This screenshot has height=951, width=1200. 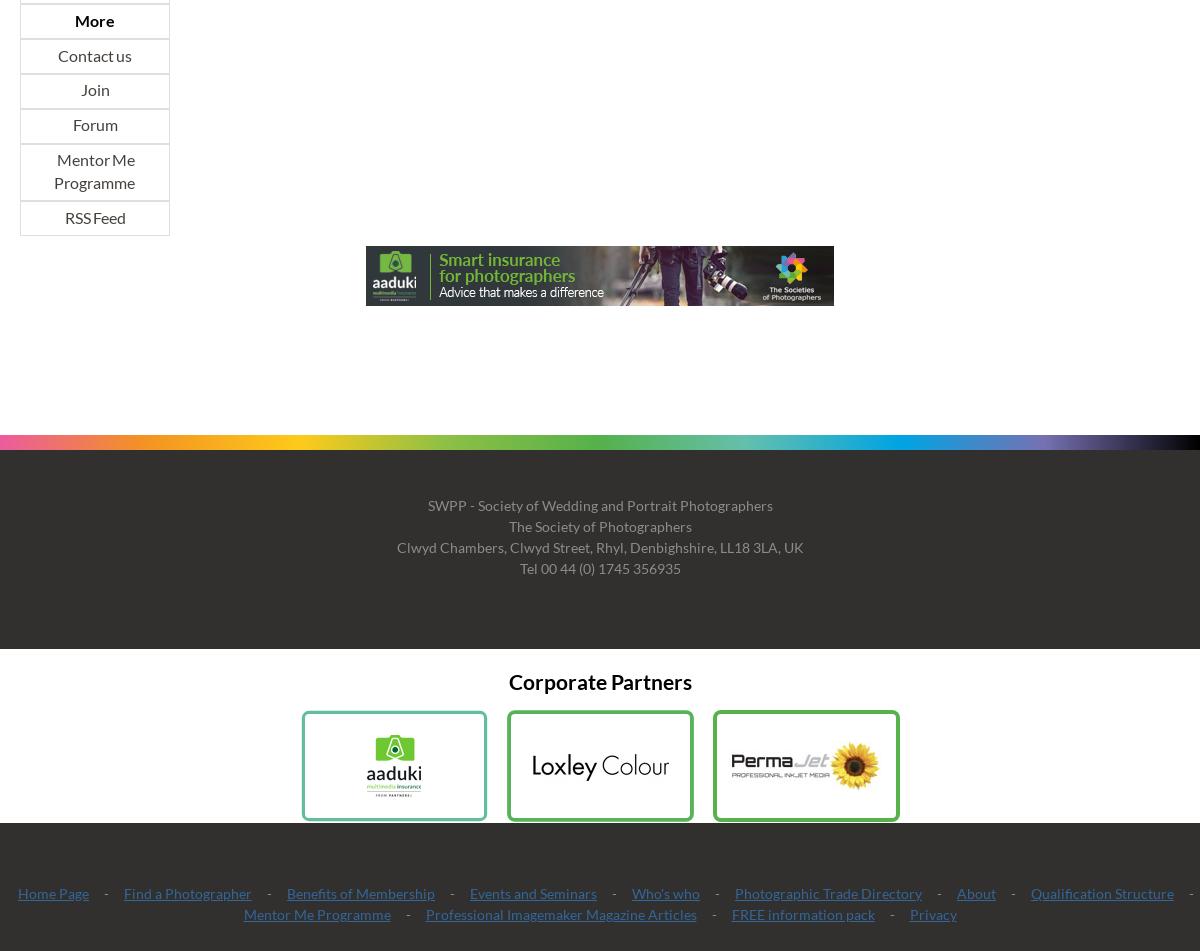 What do you see at coordinates (559, 912) in the screenshot?
I see `'Professional Imagemaker Magazine Articles'` at bounding box center [559, 912].